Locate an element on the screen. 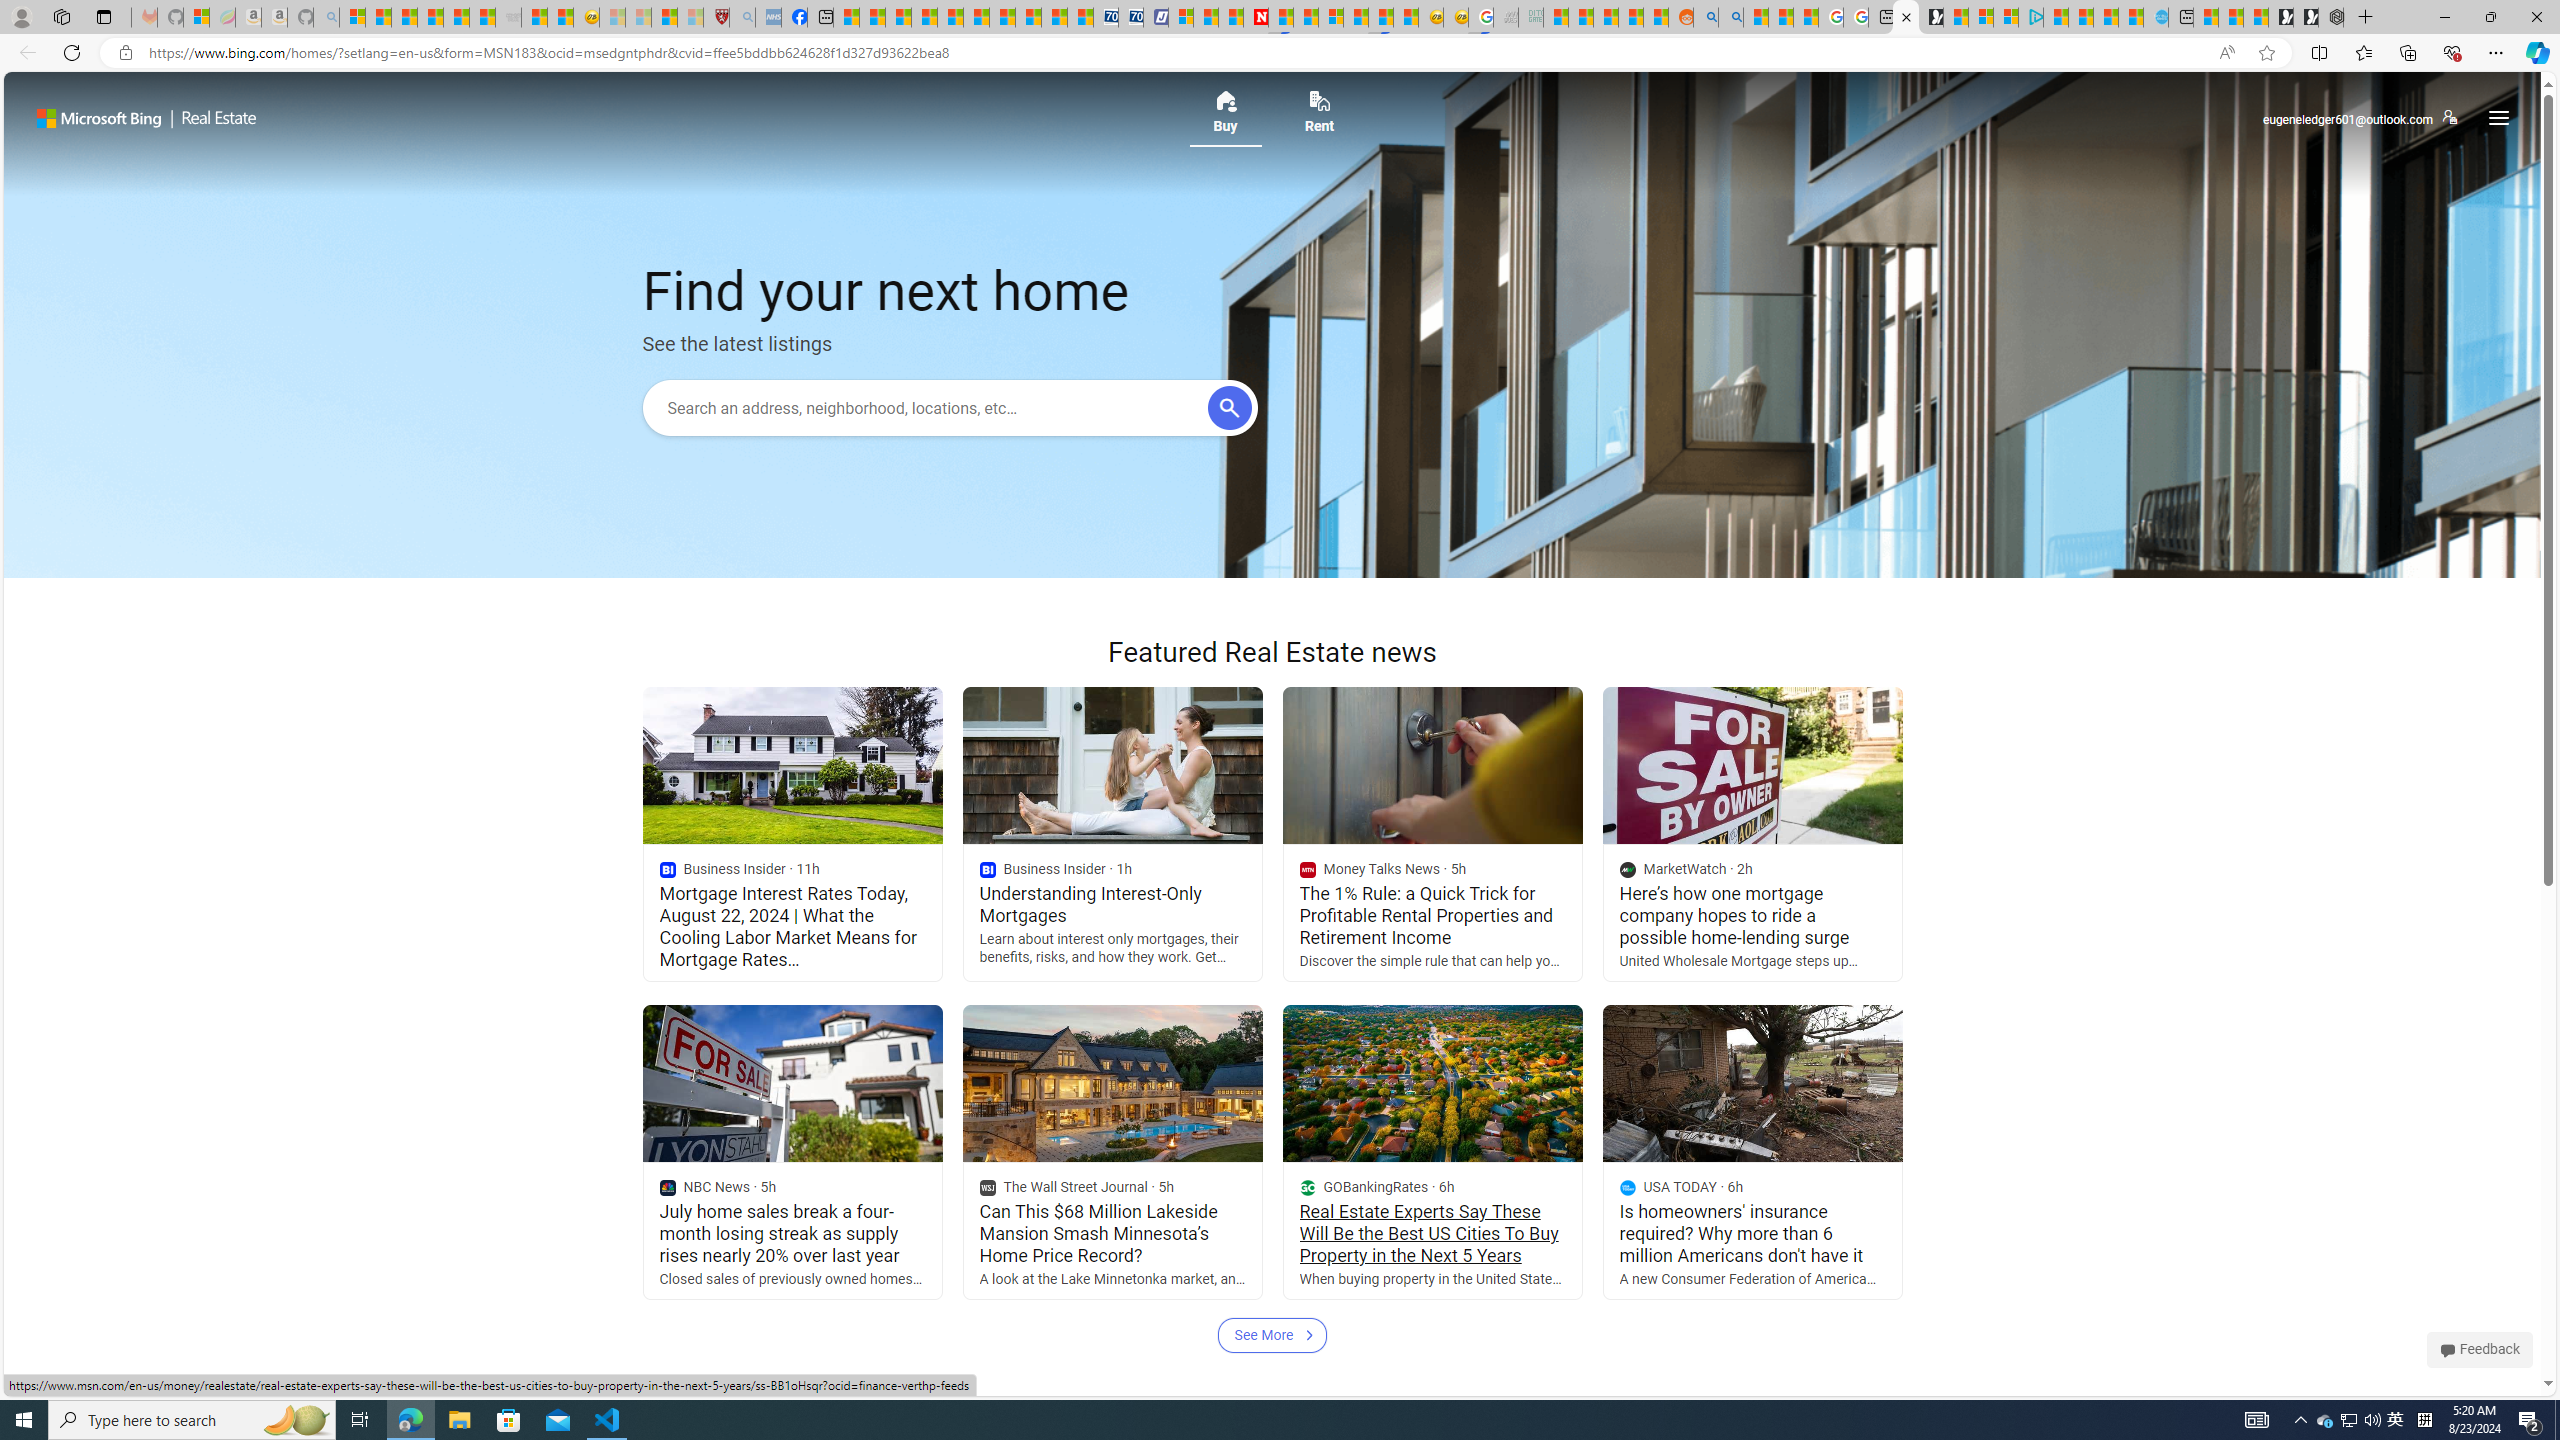  'Class: index-module__icon--92f11c' is located at coordinates (1626, 1187).